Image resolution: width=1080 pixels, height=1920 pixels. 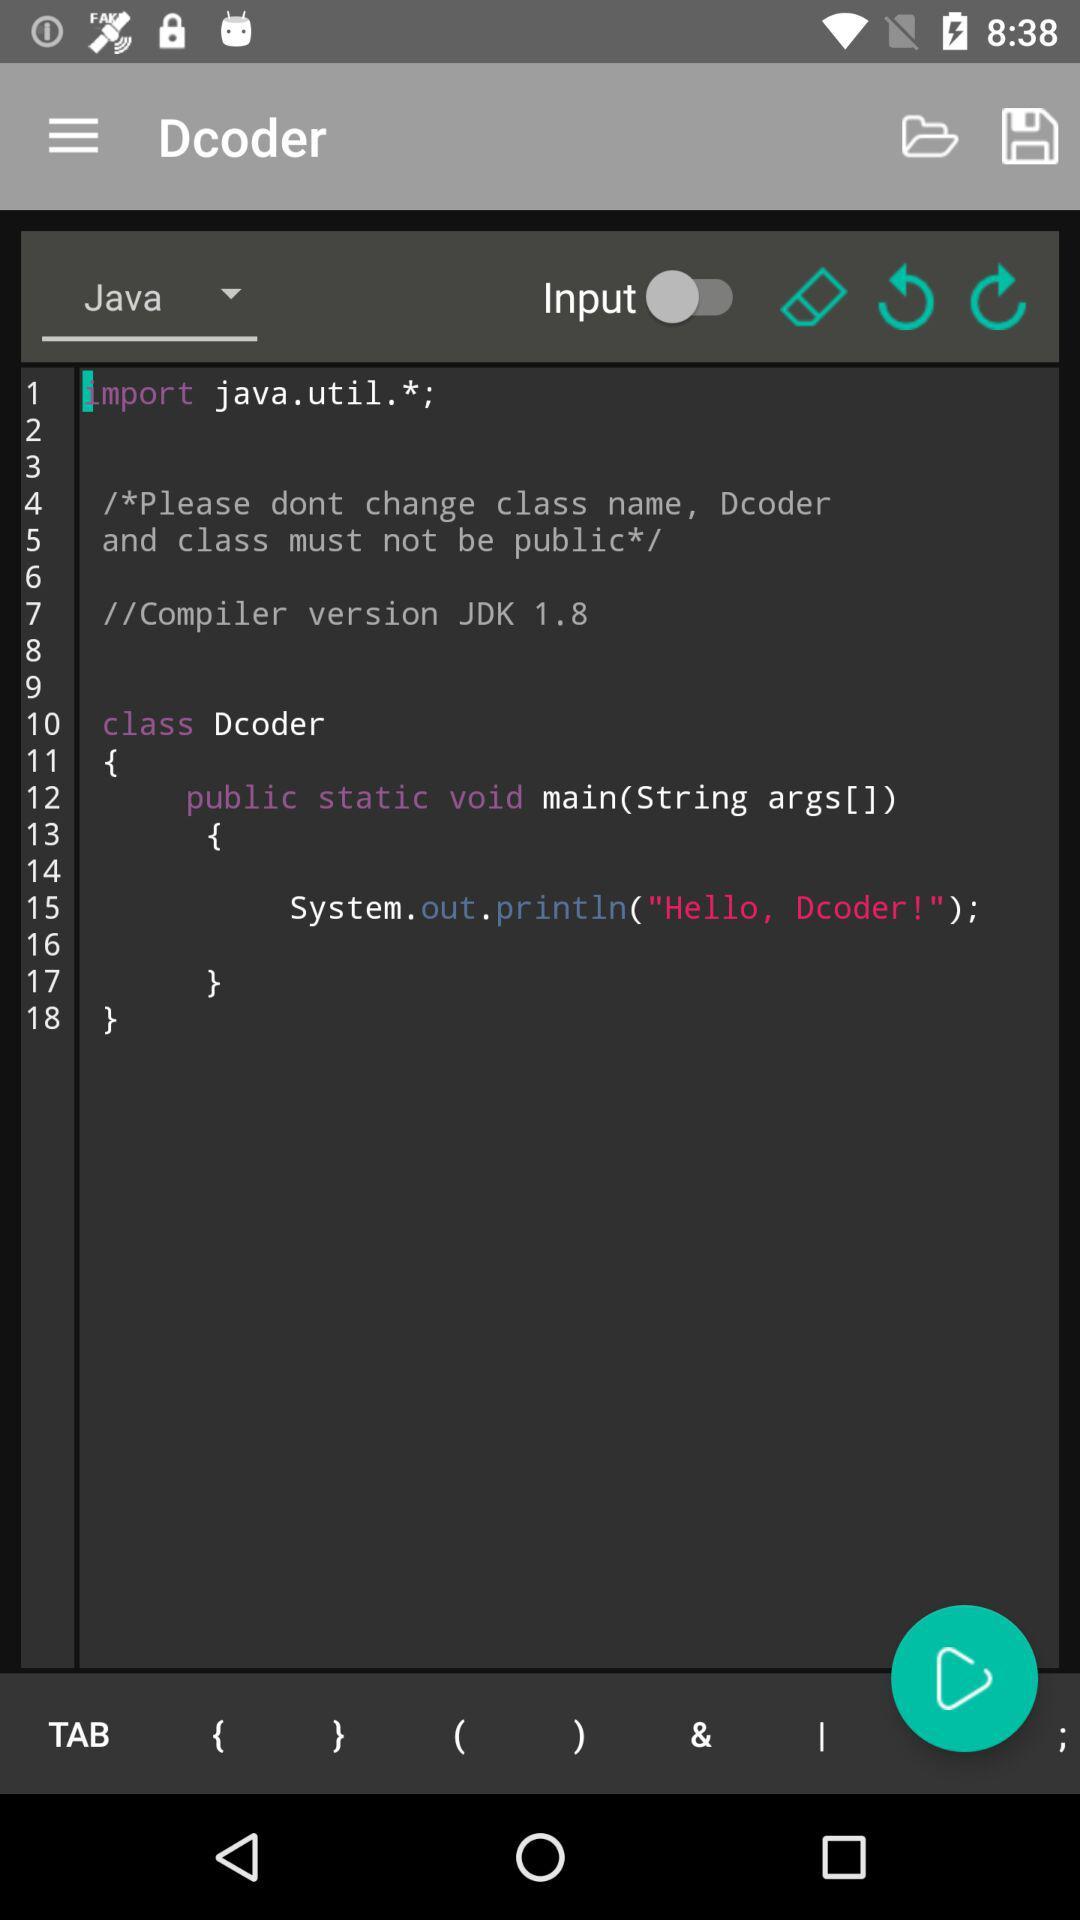 What do you see at coordinates (998, 295) in the screenshot?
I see `refresh` at bounding box center [998, 295].